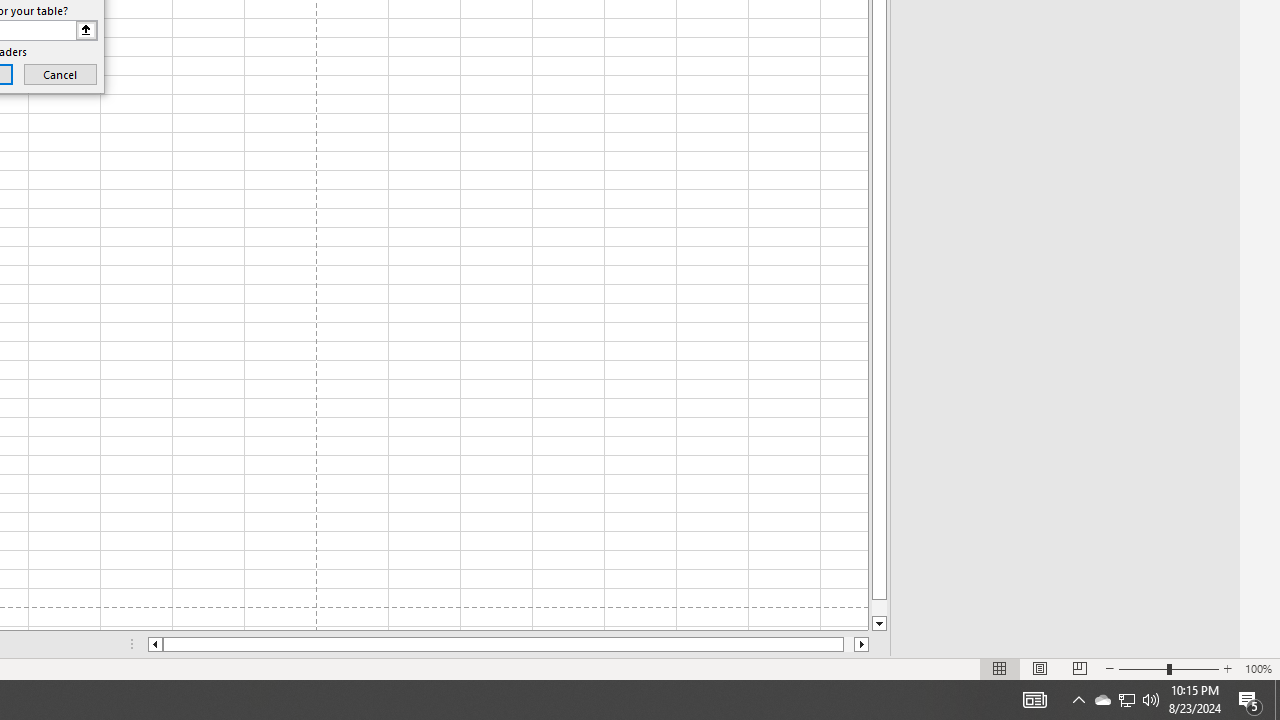 The height and width of the screenshot is (720, 1280). Describe the element at coordinates (862, 644) in the screenshot. I see `'Column right'` at that location.